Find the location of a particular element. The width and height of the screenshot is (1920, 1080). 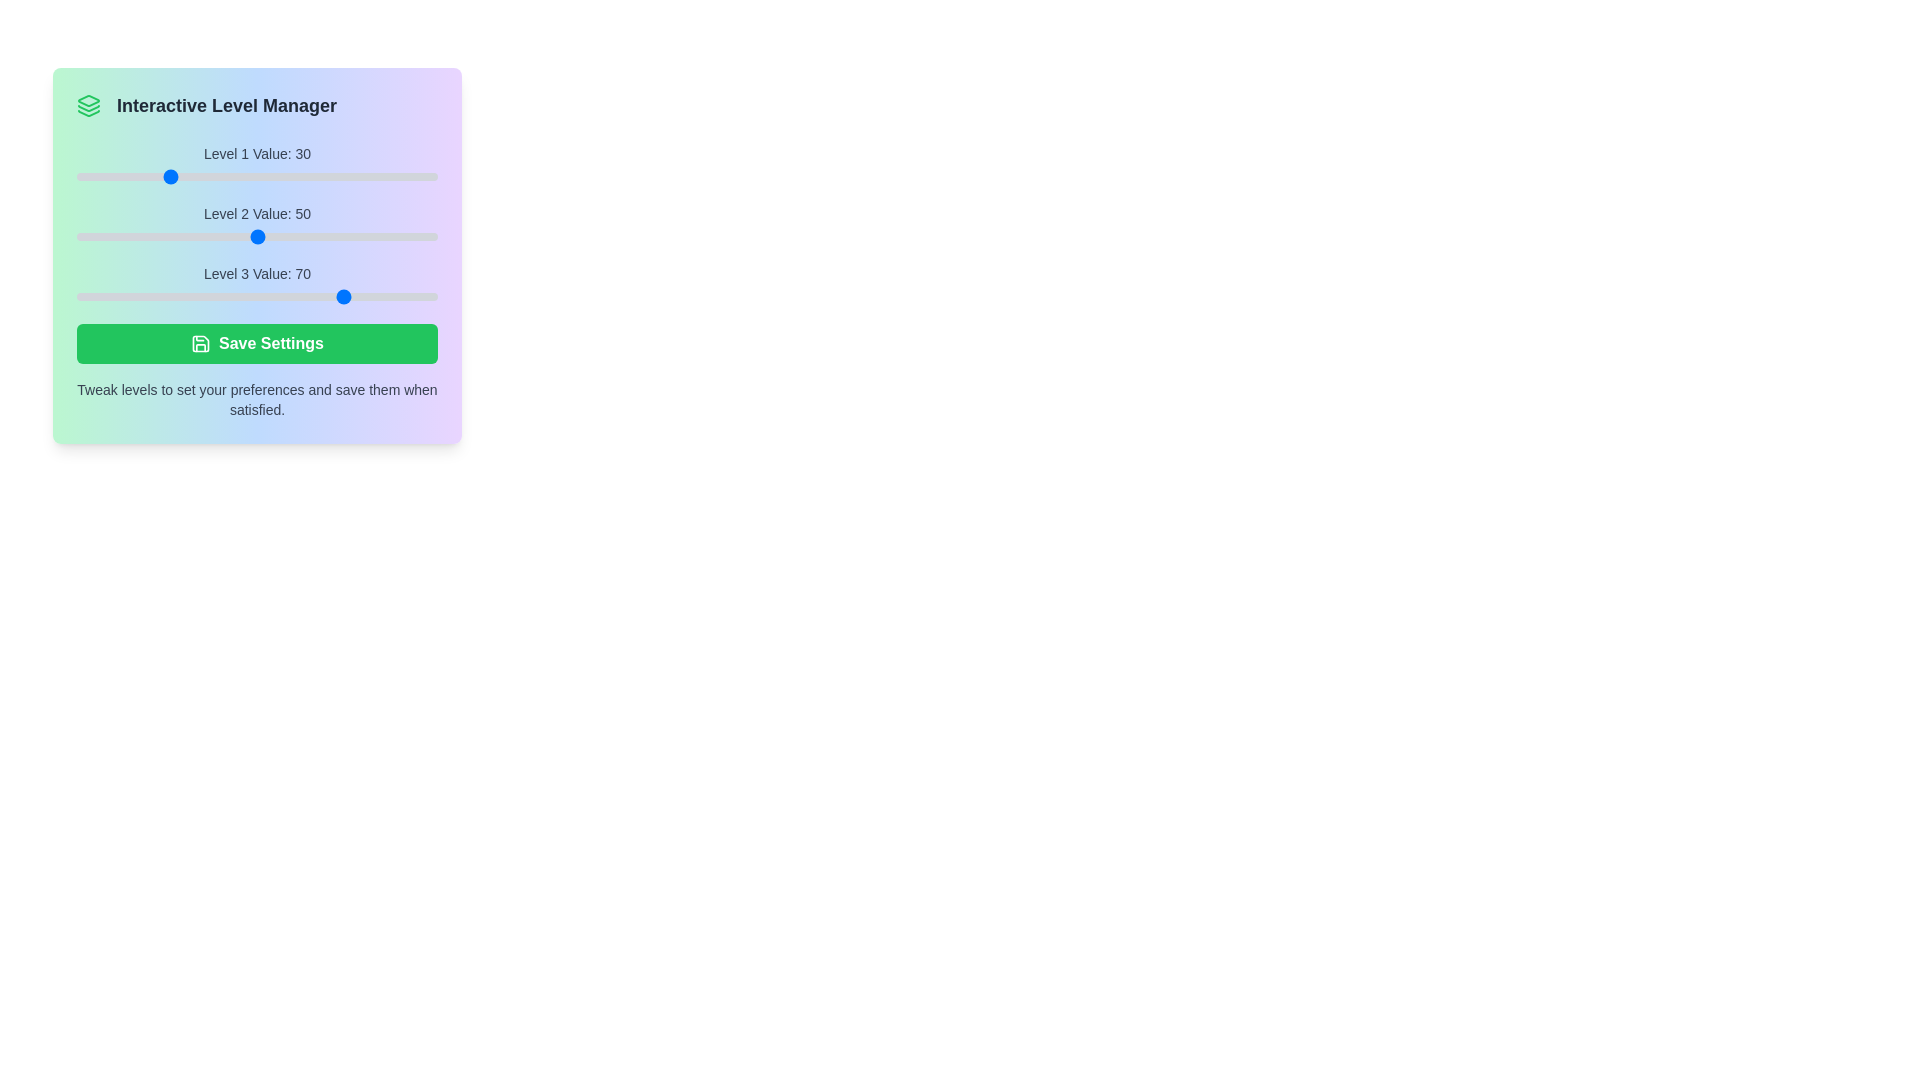

the Level 3 value is located at coordinates (152, 297).